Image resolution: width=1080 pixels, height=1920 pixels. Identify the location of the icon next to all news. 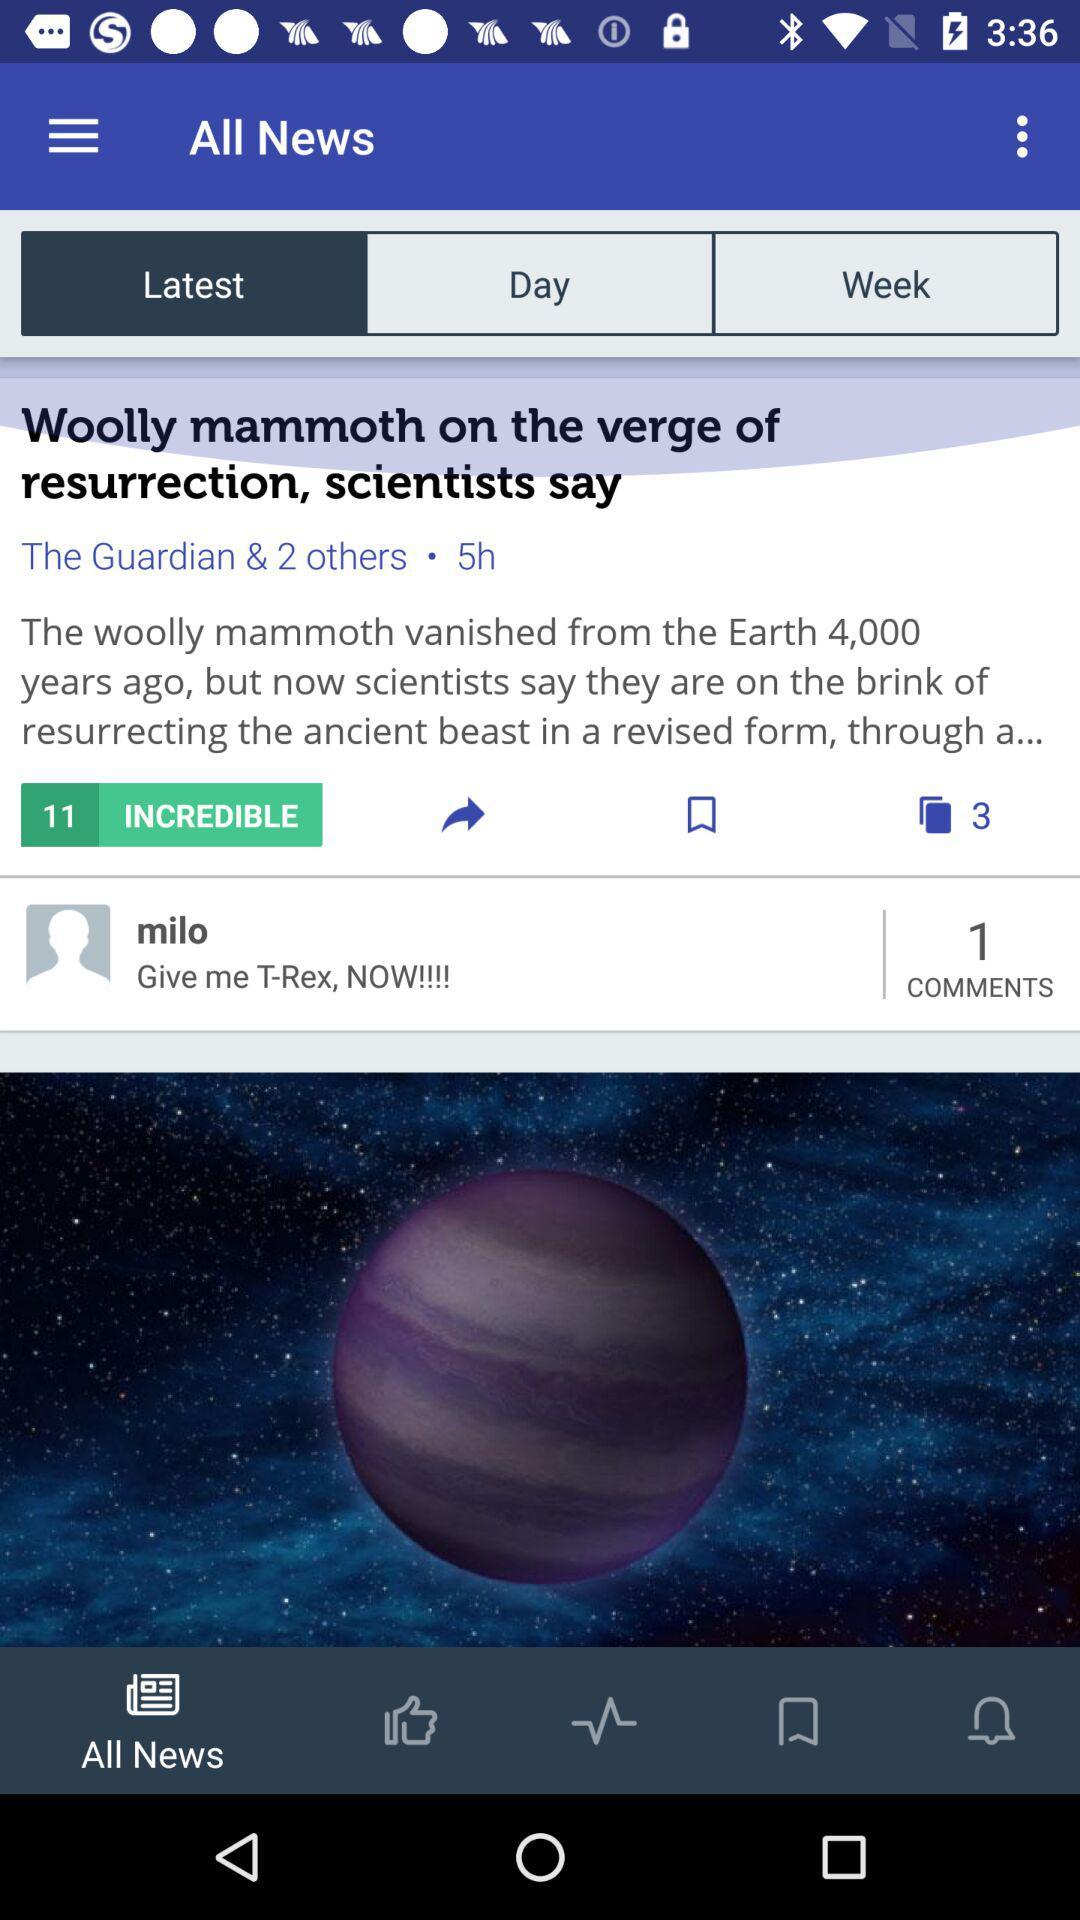
(1027, 135).